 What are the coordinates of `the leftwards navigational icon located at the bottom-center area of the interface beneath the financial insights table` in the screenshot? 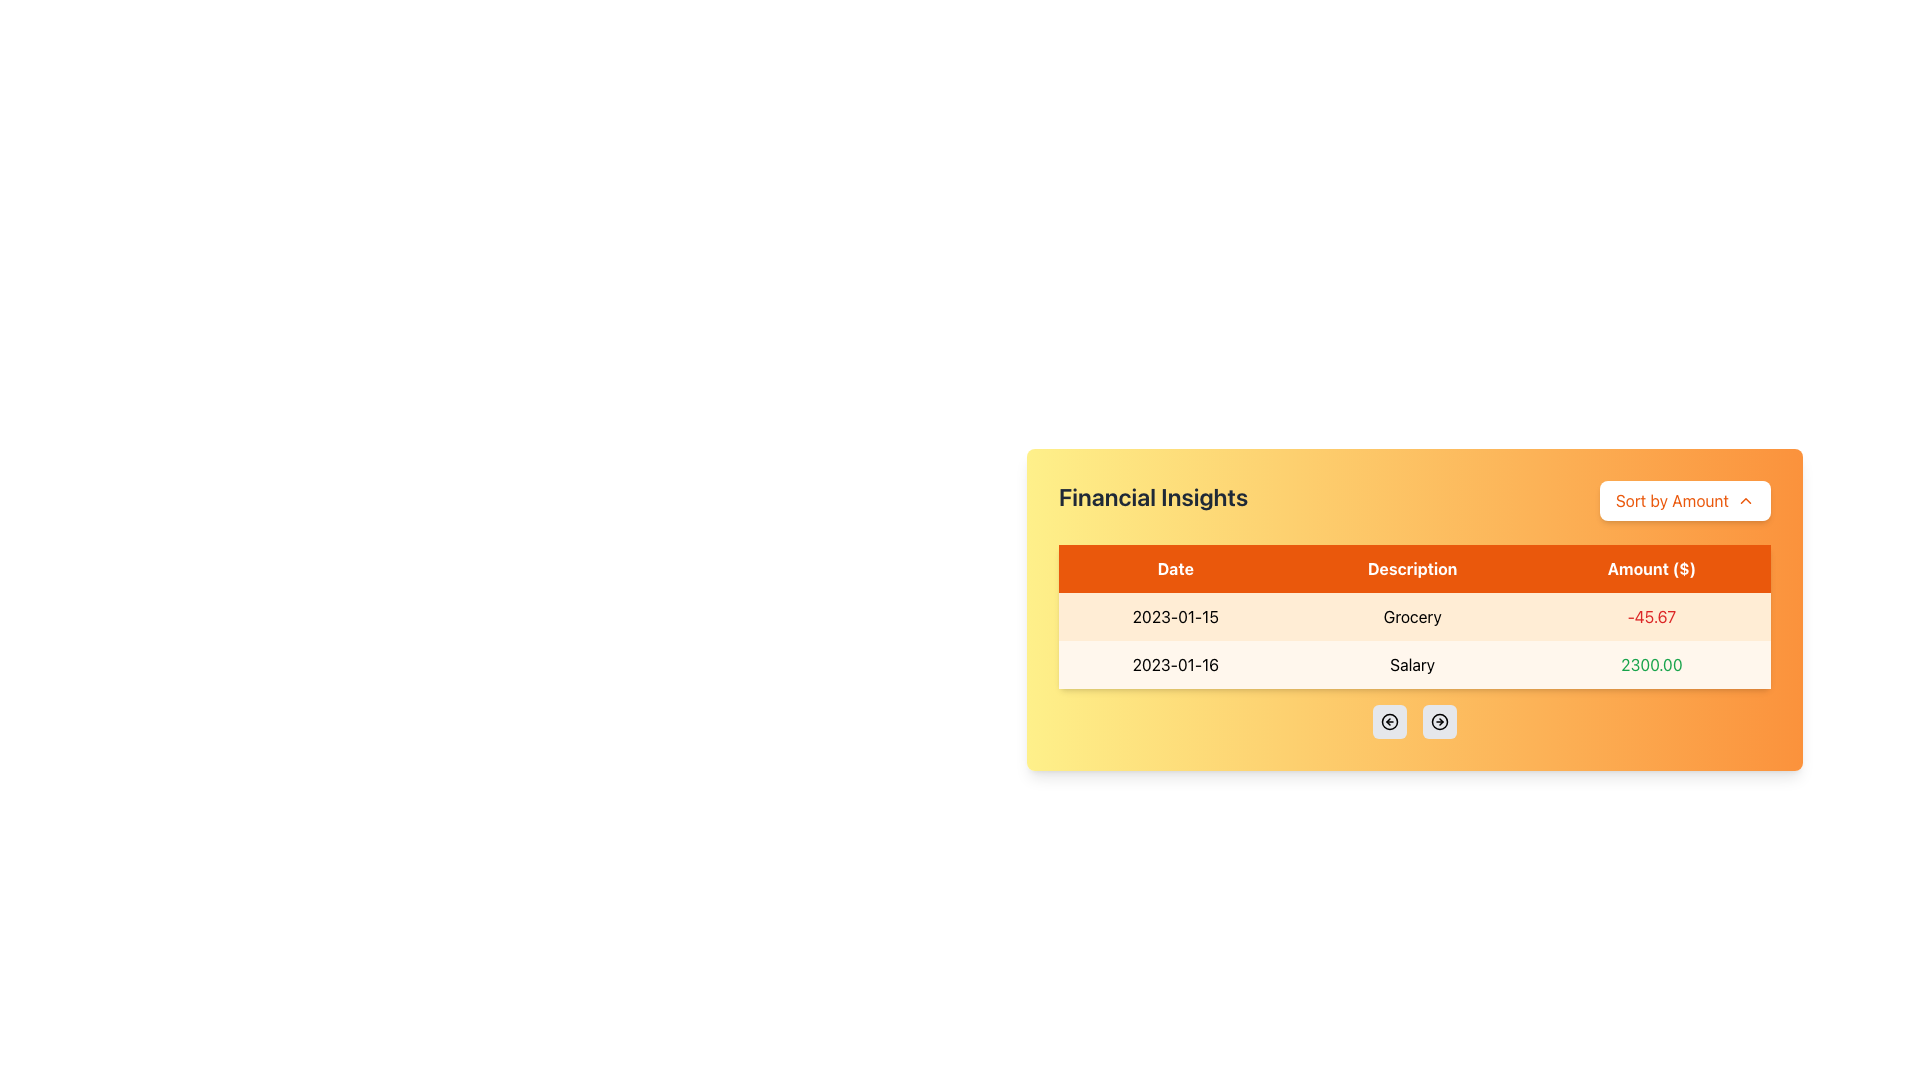 It's located at (1389, 721).